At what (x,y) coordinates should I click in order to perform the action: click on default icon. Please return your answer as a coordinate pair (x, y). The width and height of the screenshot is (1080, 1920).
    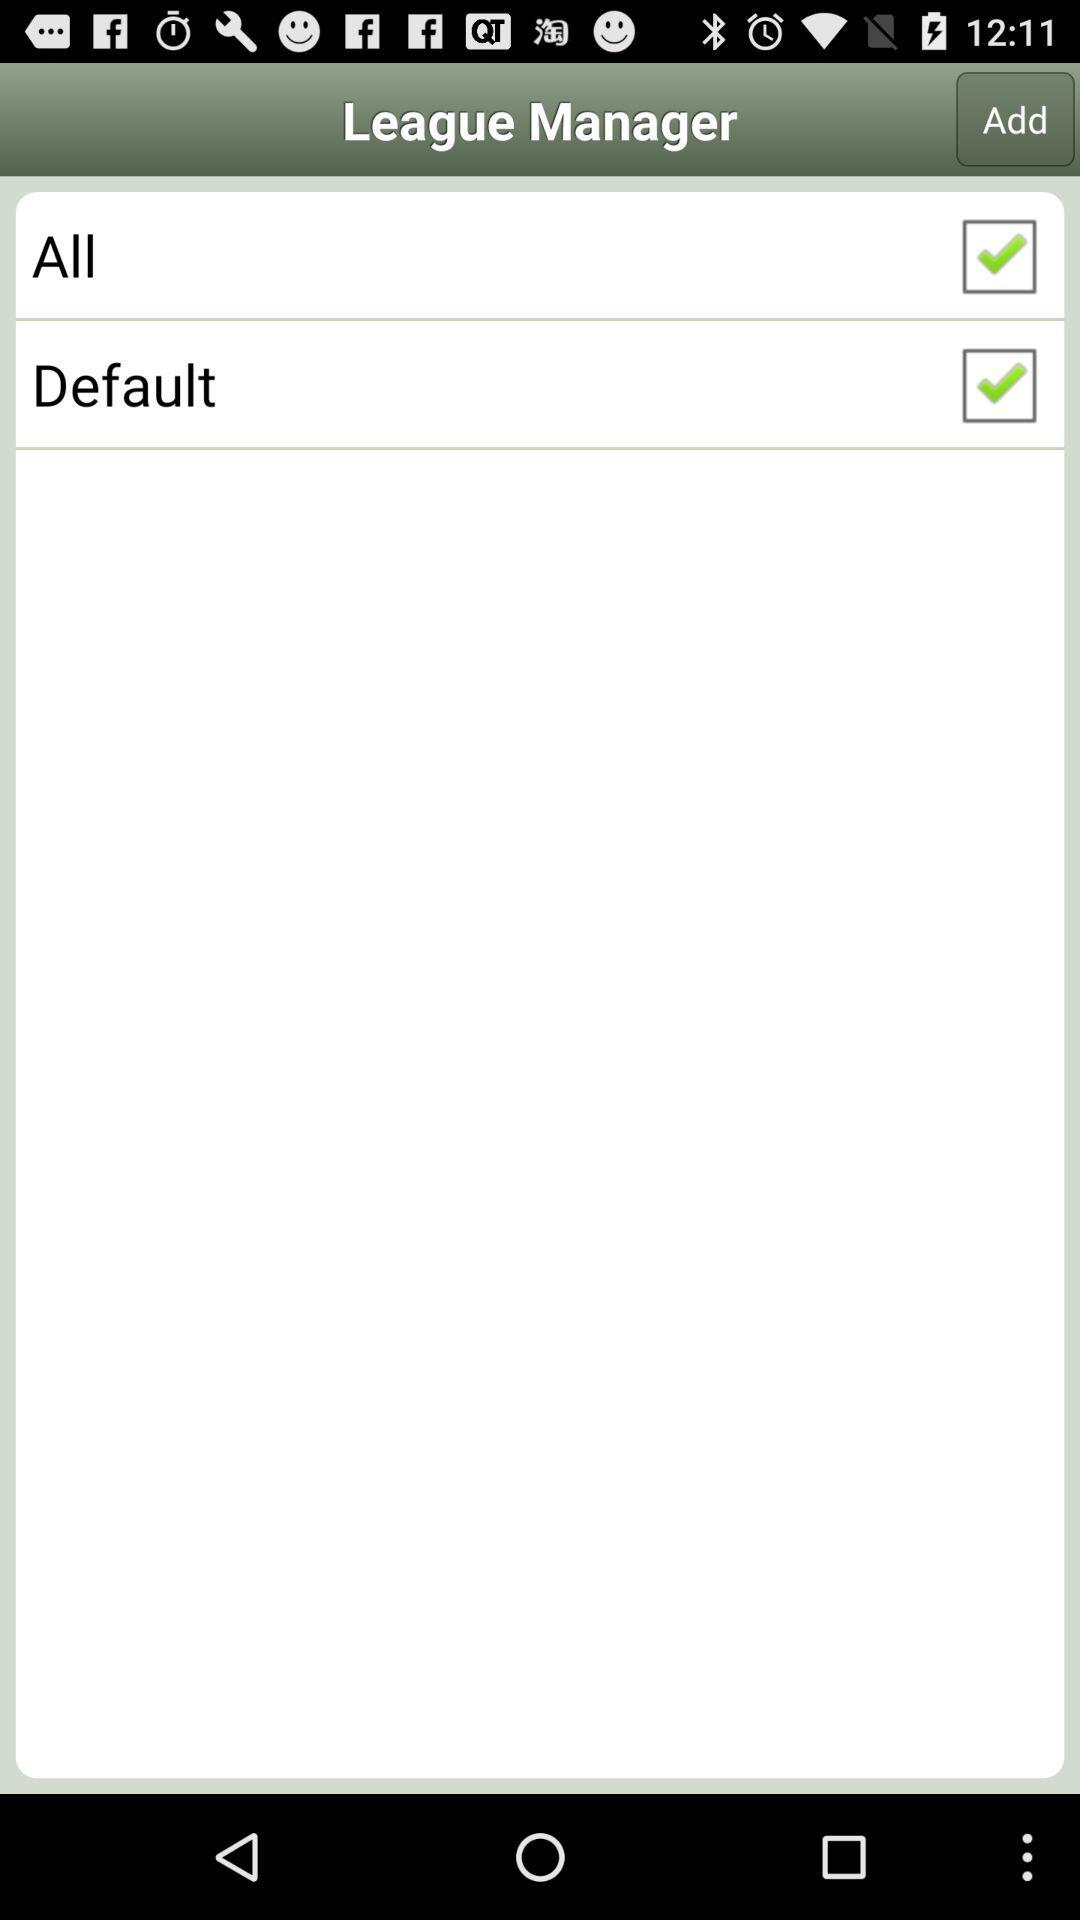
    Looking at the image, I should click on (540, 384).